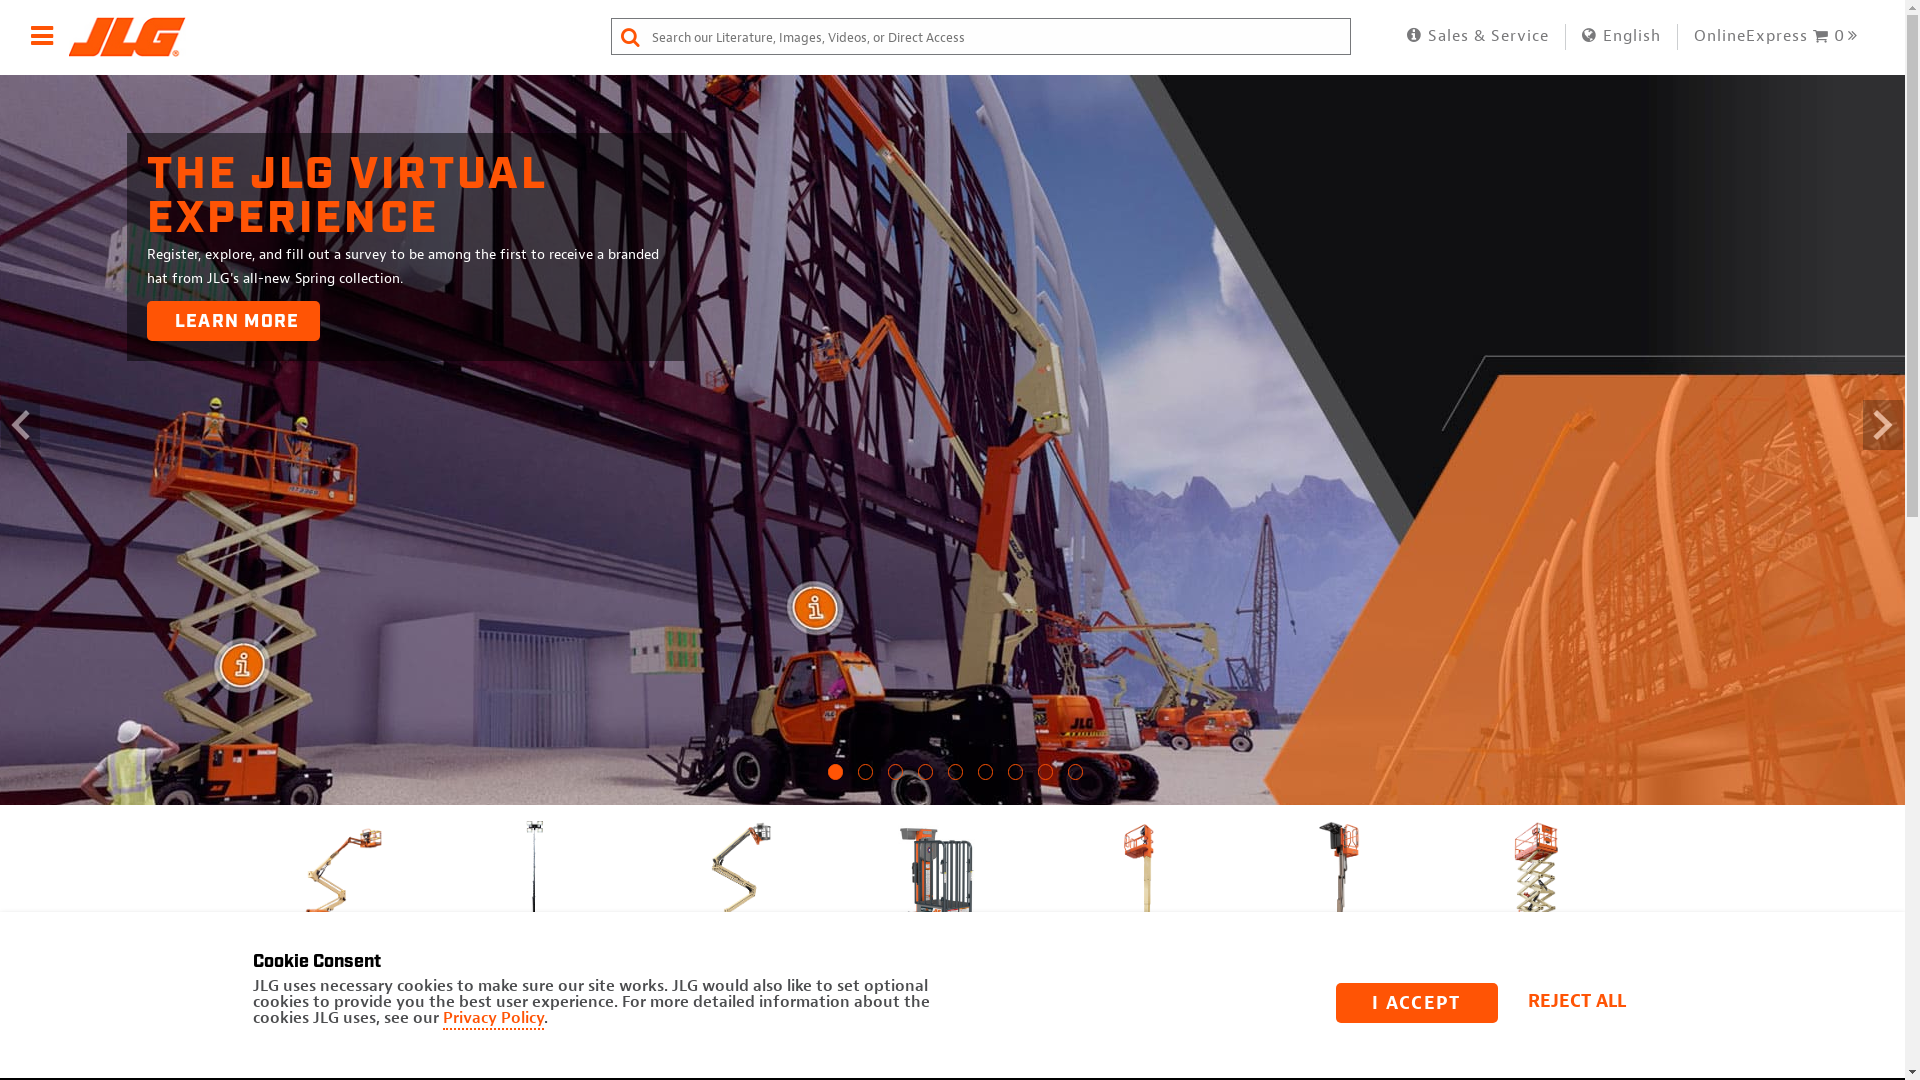 The image size is (1920, 1080). What do you see at coordinates (947, 778) in the screenshot?
I see `'5'` at bounding box center [947, 778].